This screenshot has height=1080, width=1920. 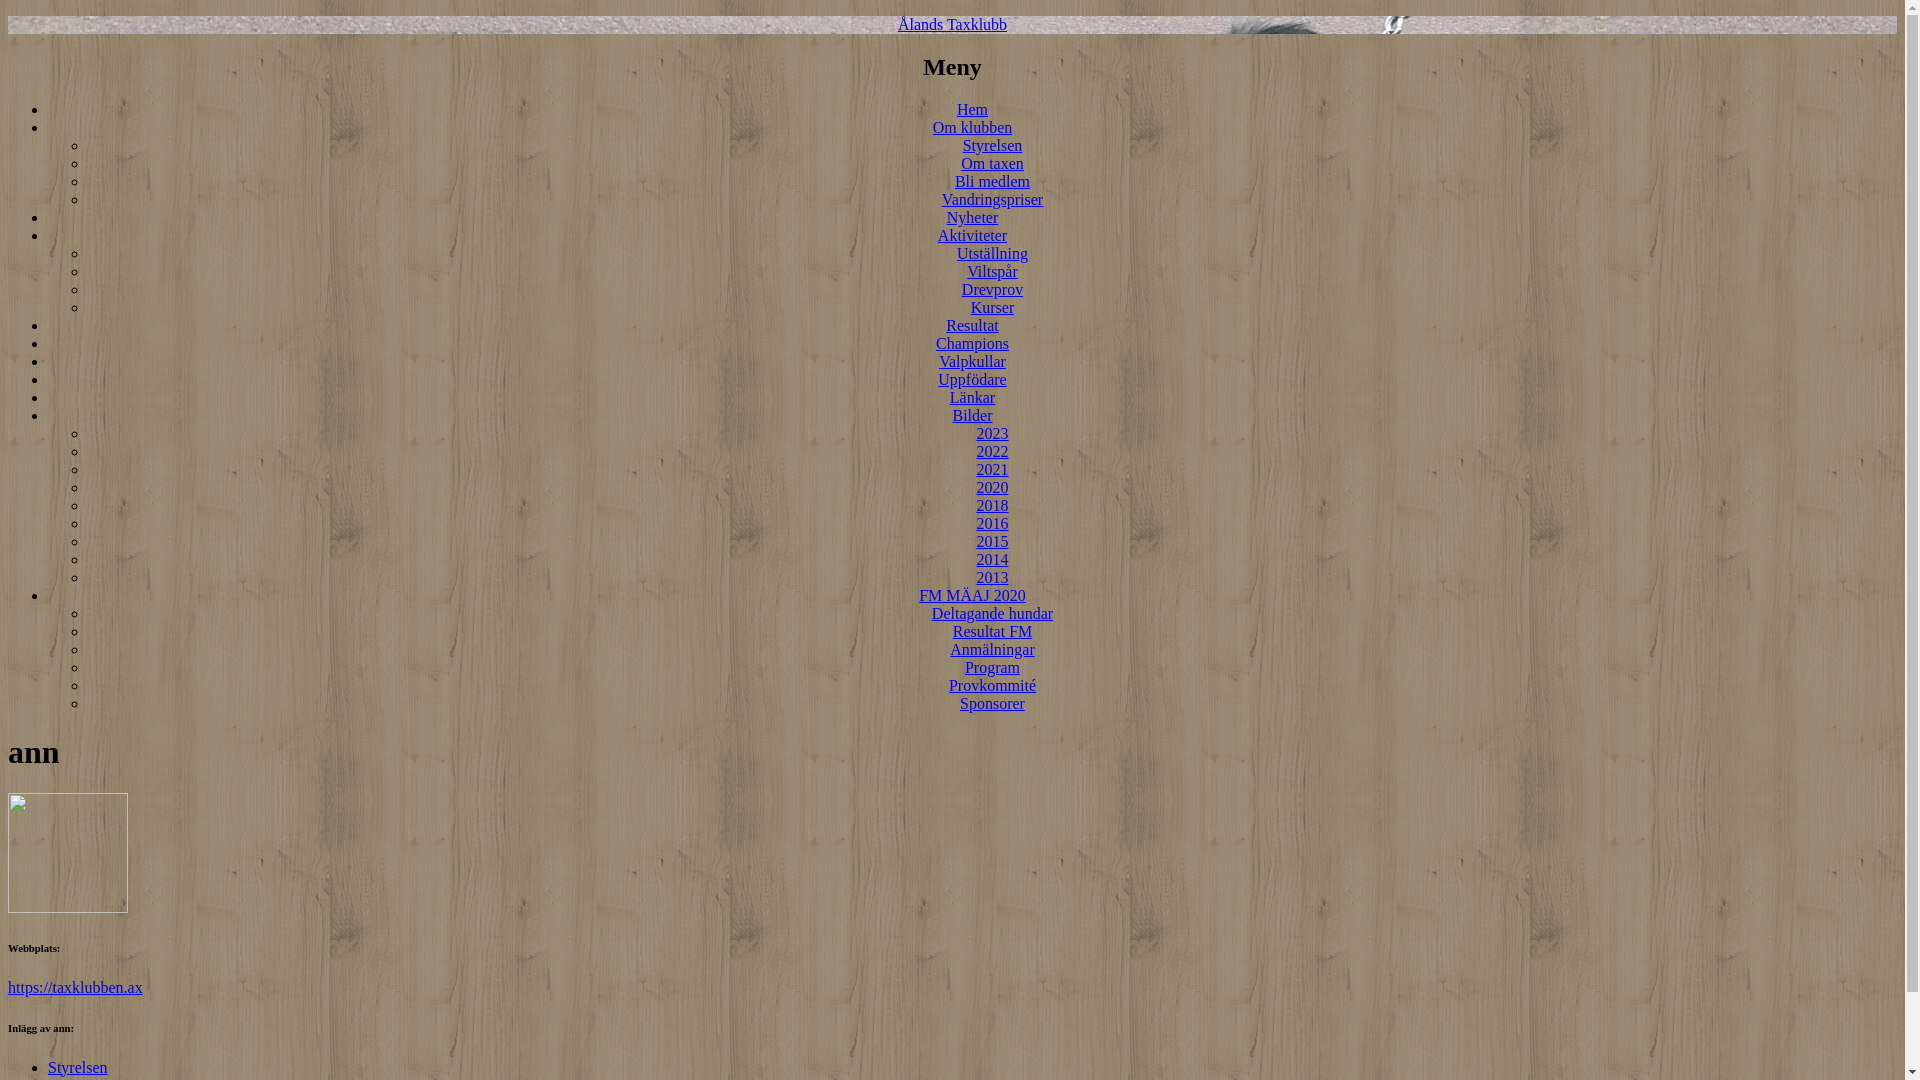 What do you see at coordinates (992, 487) in the screenshot?
I see `'2020'` at bounding box center [992, 487].